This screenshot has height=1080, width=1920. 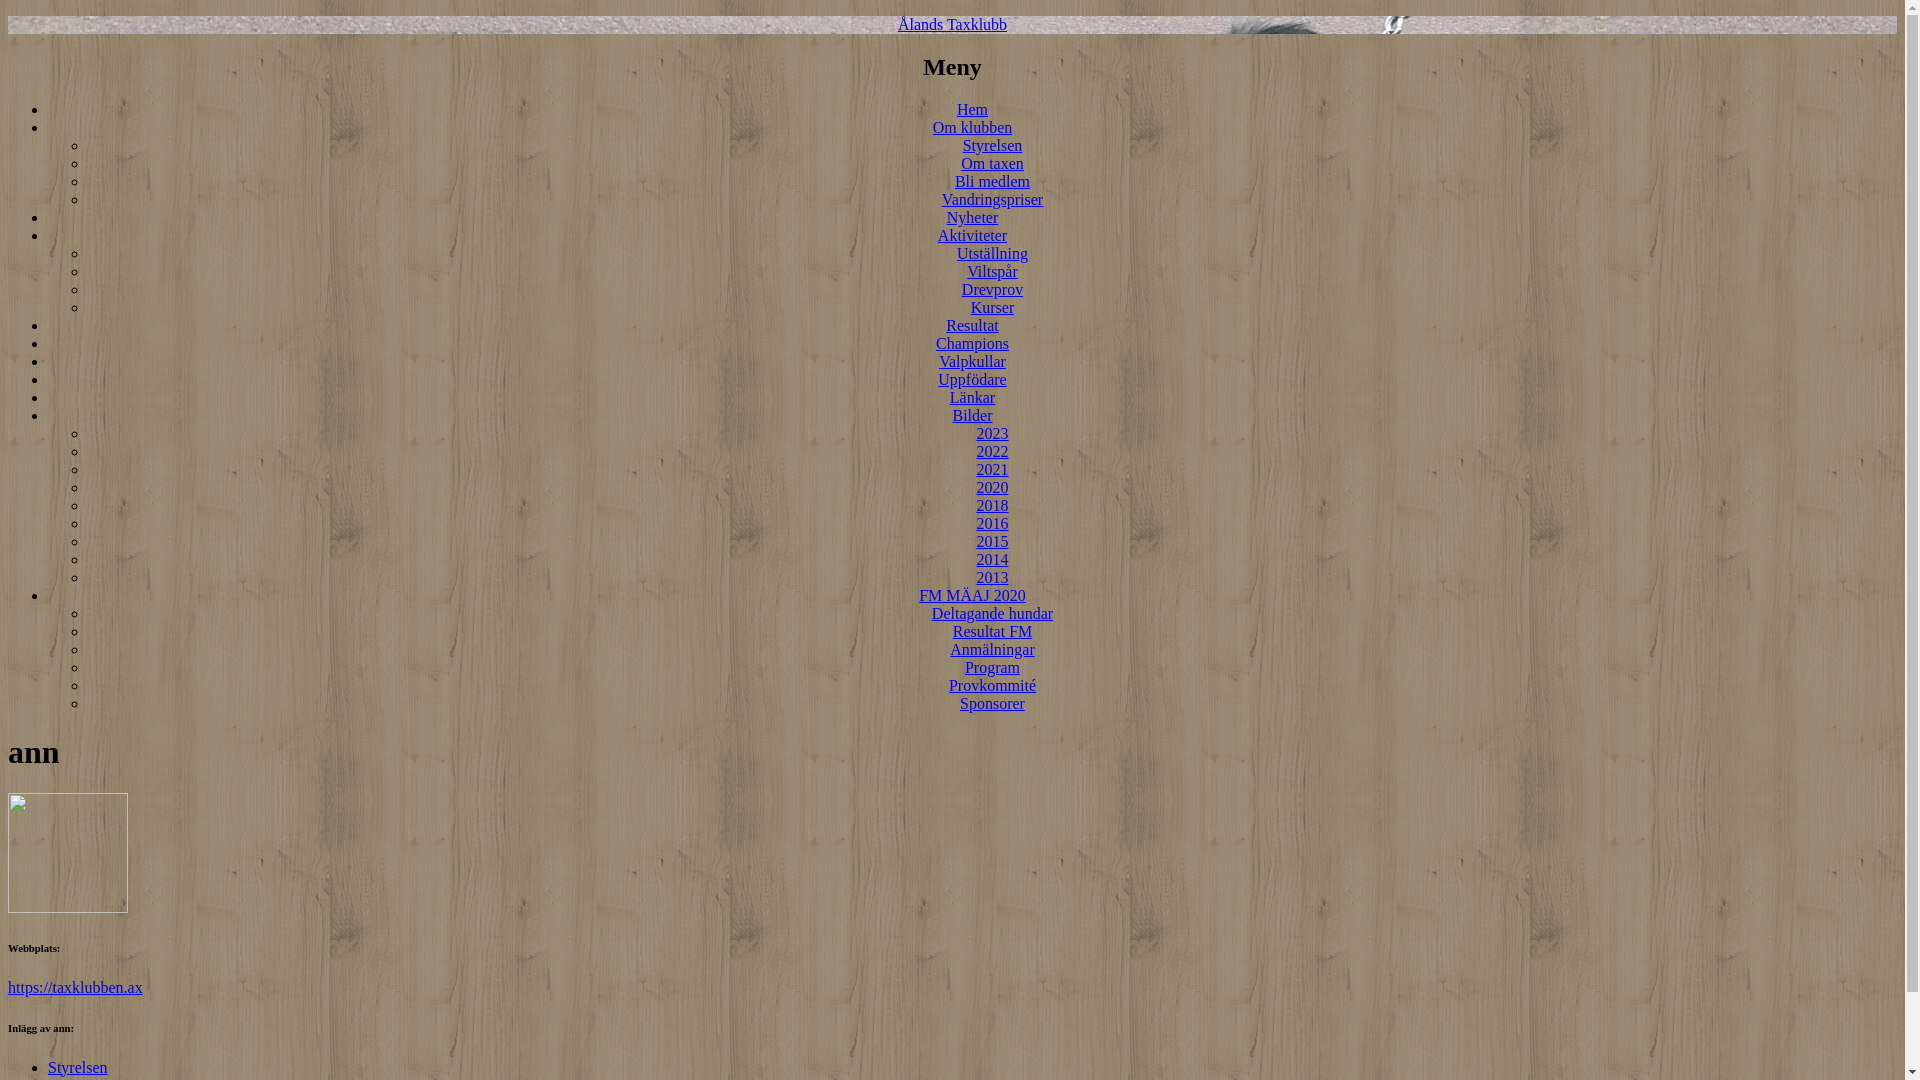 What do you see at coordinates (992, 487) in the screenshot?
I see `'2020'` at bounding box center [992, 487].